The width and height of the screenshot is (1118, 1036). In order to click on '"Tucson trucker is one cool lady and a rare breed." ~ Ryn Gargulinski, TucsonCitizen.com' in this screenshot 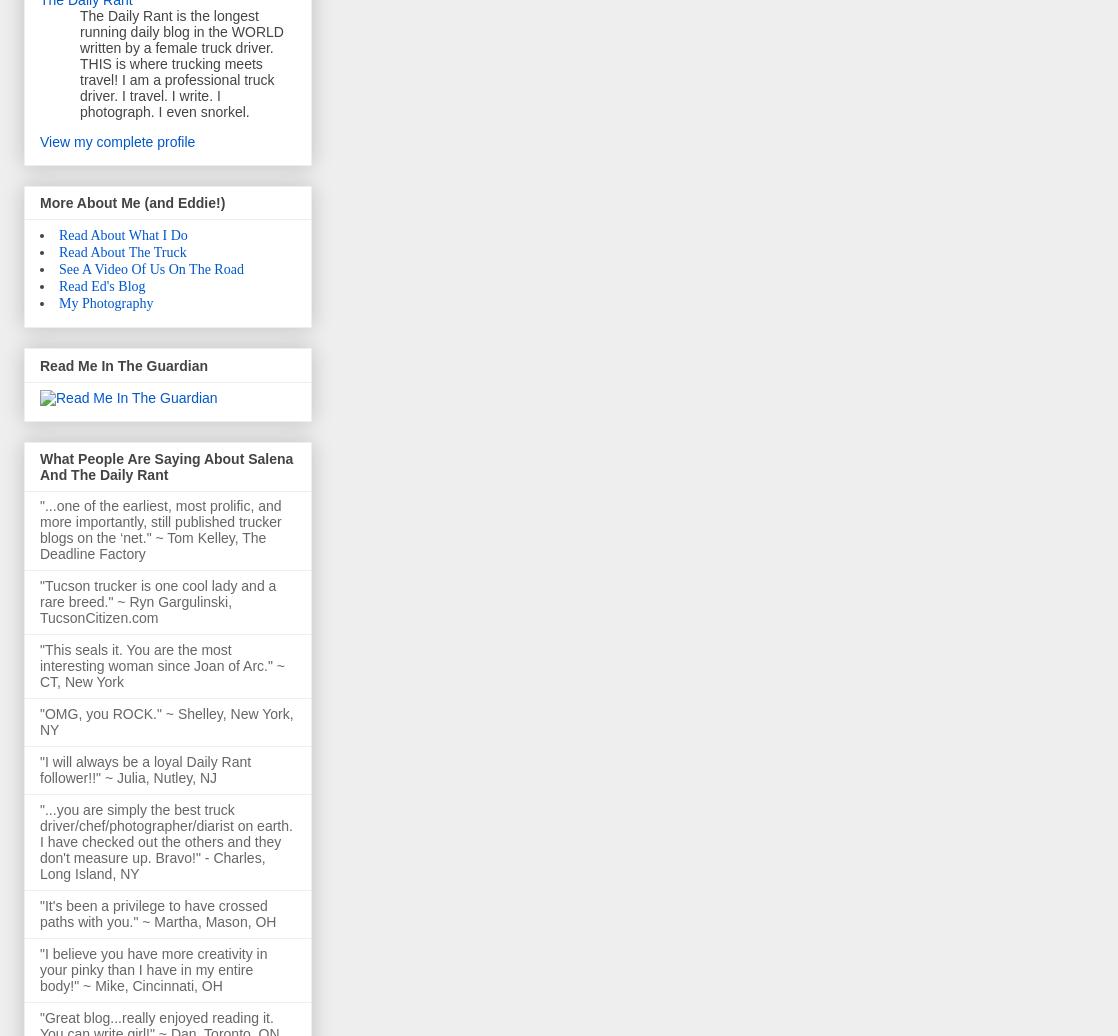, I will do `click(157, 602)`.